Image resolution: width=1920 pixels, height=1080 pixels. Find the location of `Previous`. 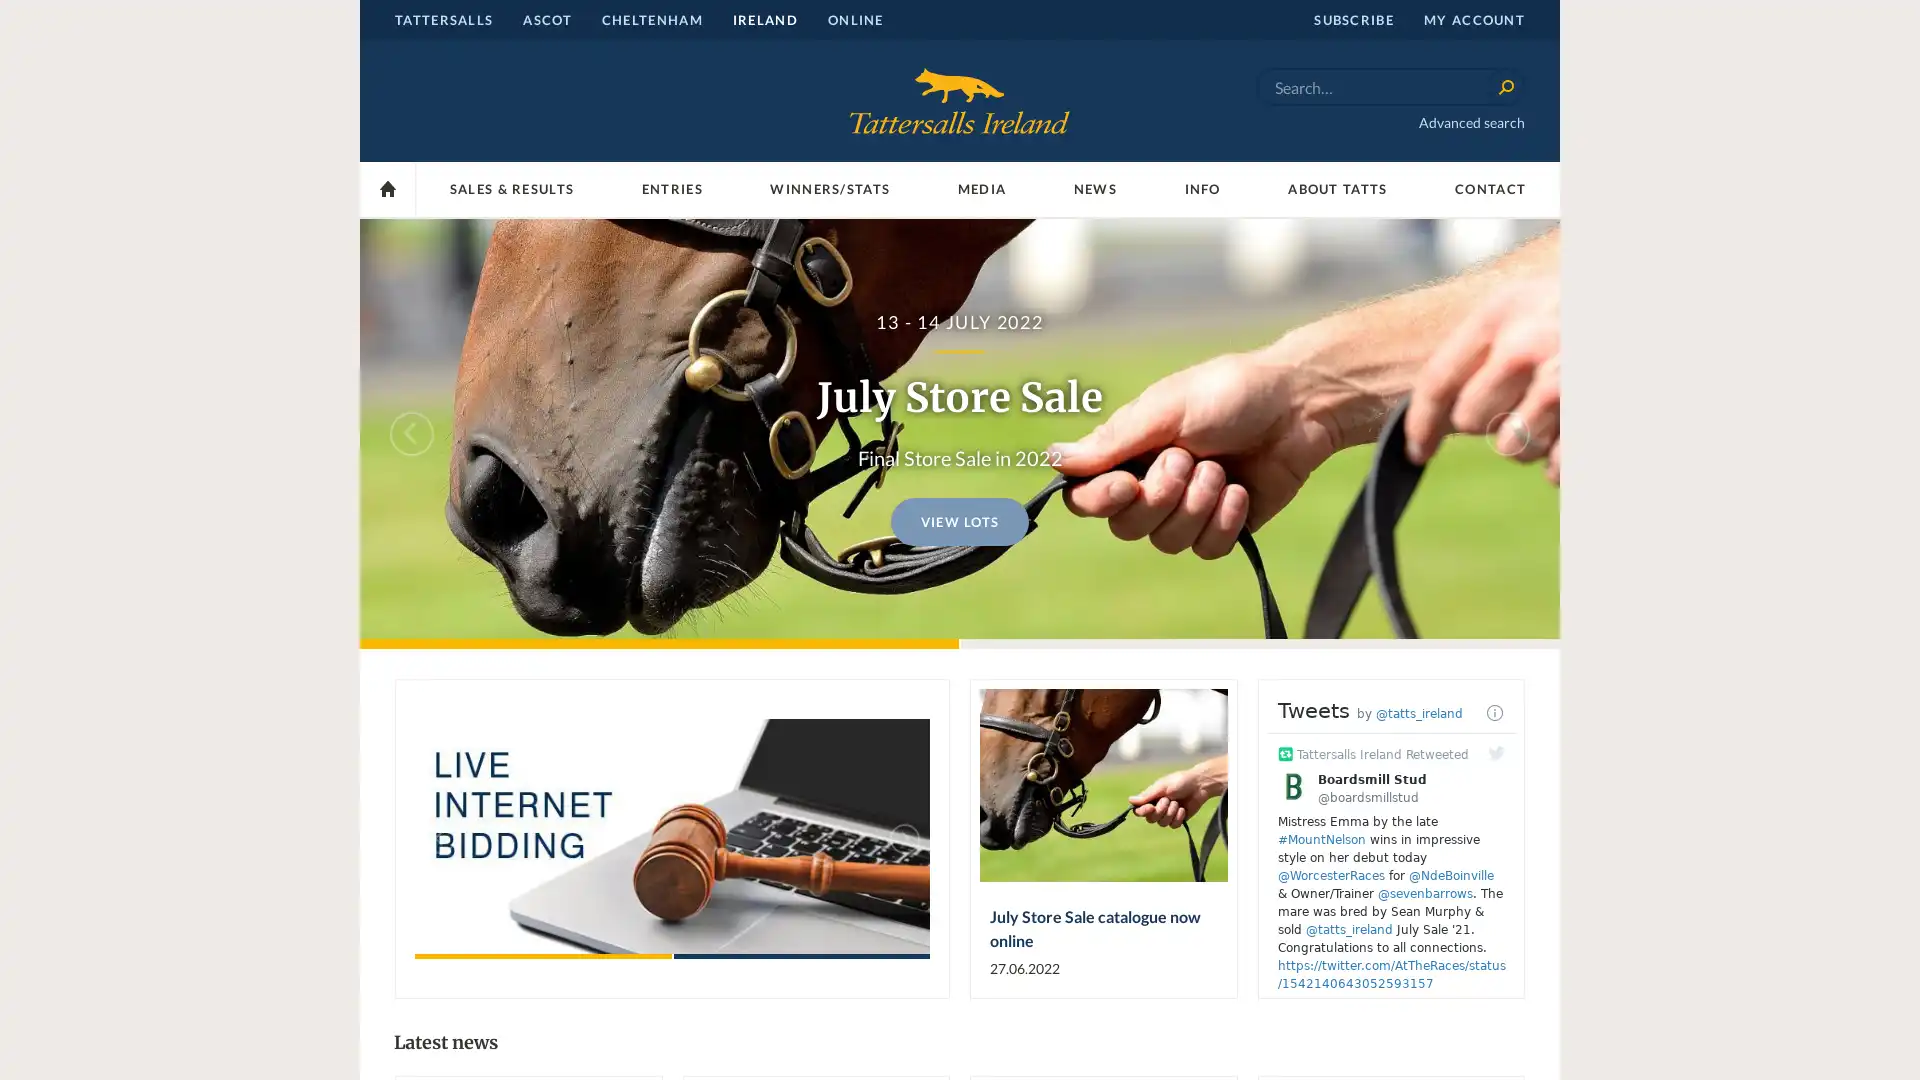

Previous is located at coordinates (411, 433).